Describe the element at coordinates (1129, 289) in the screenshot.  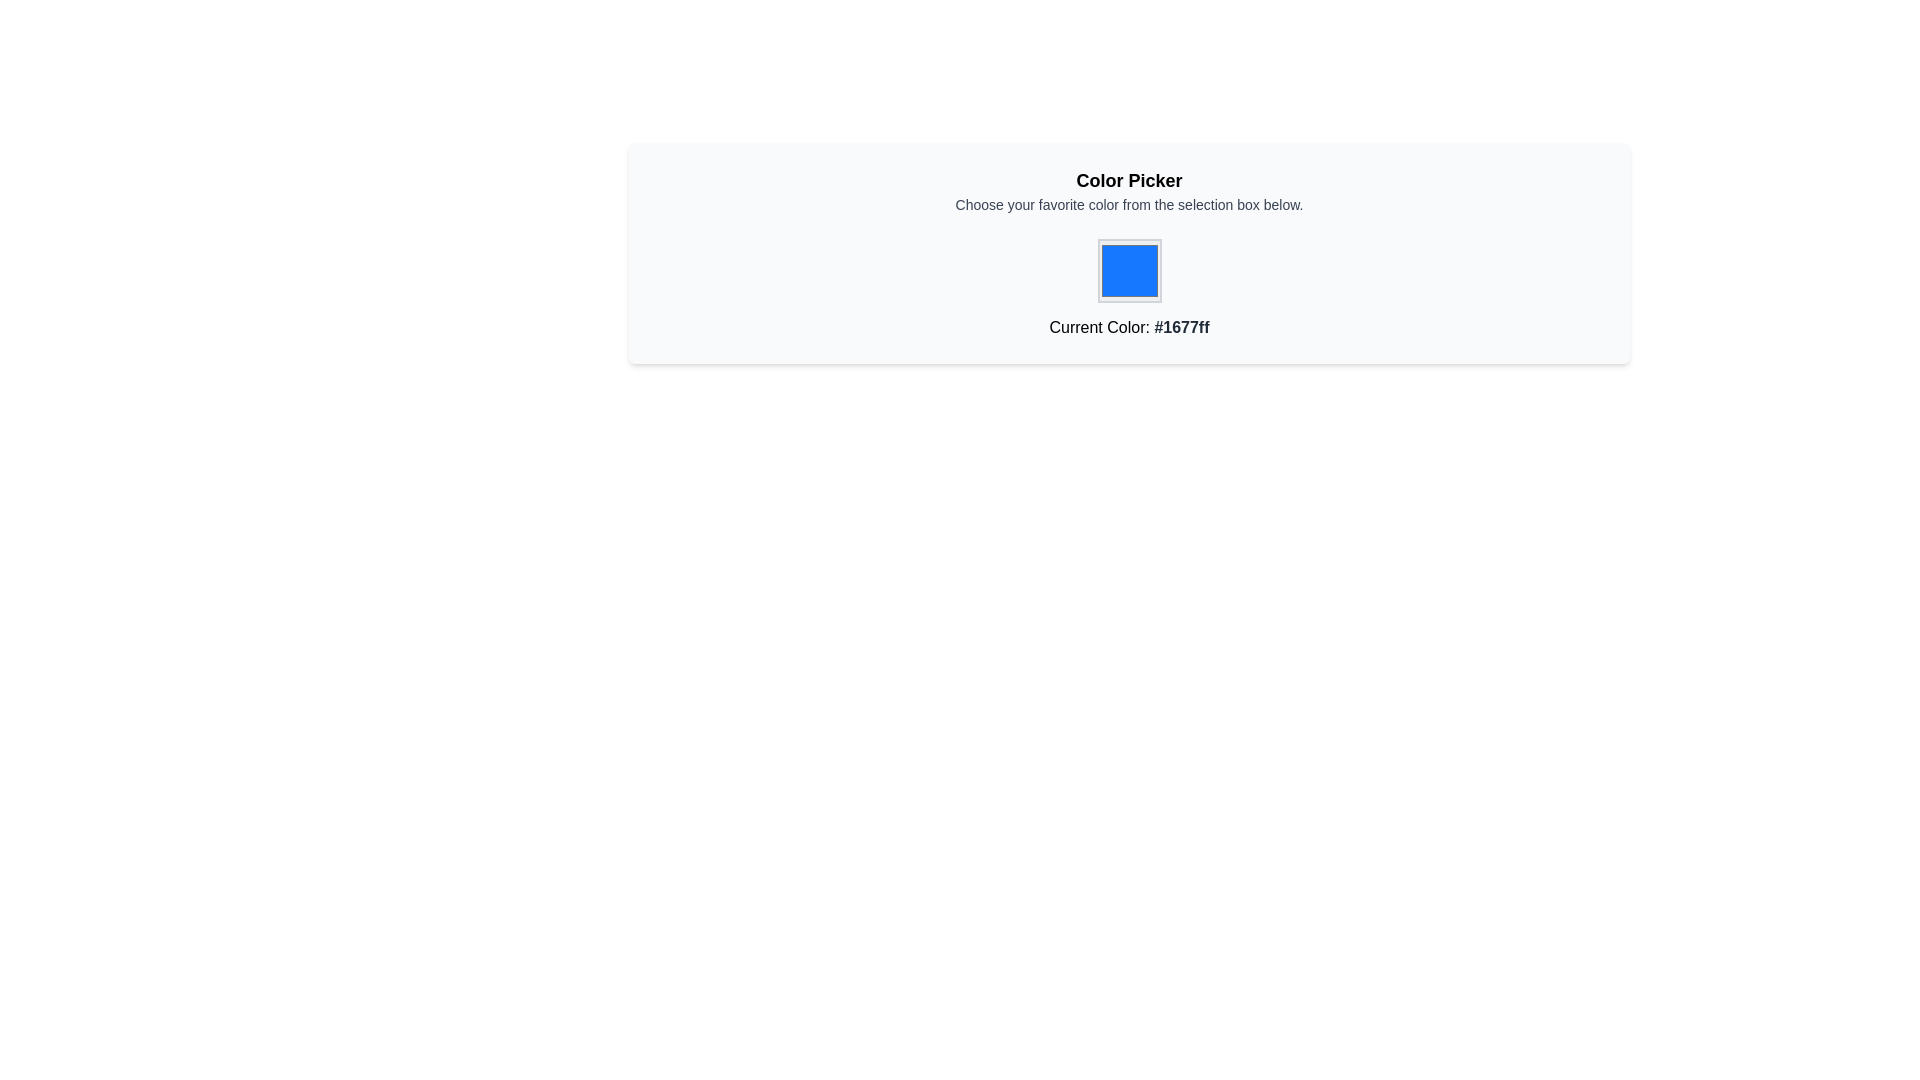
I see `the color display box with a blue fill (#1677ff) located beneath the text 'Choose your favorite color from the selection box below.'` at that location.